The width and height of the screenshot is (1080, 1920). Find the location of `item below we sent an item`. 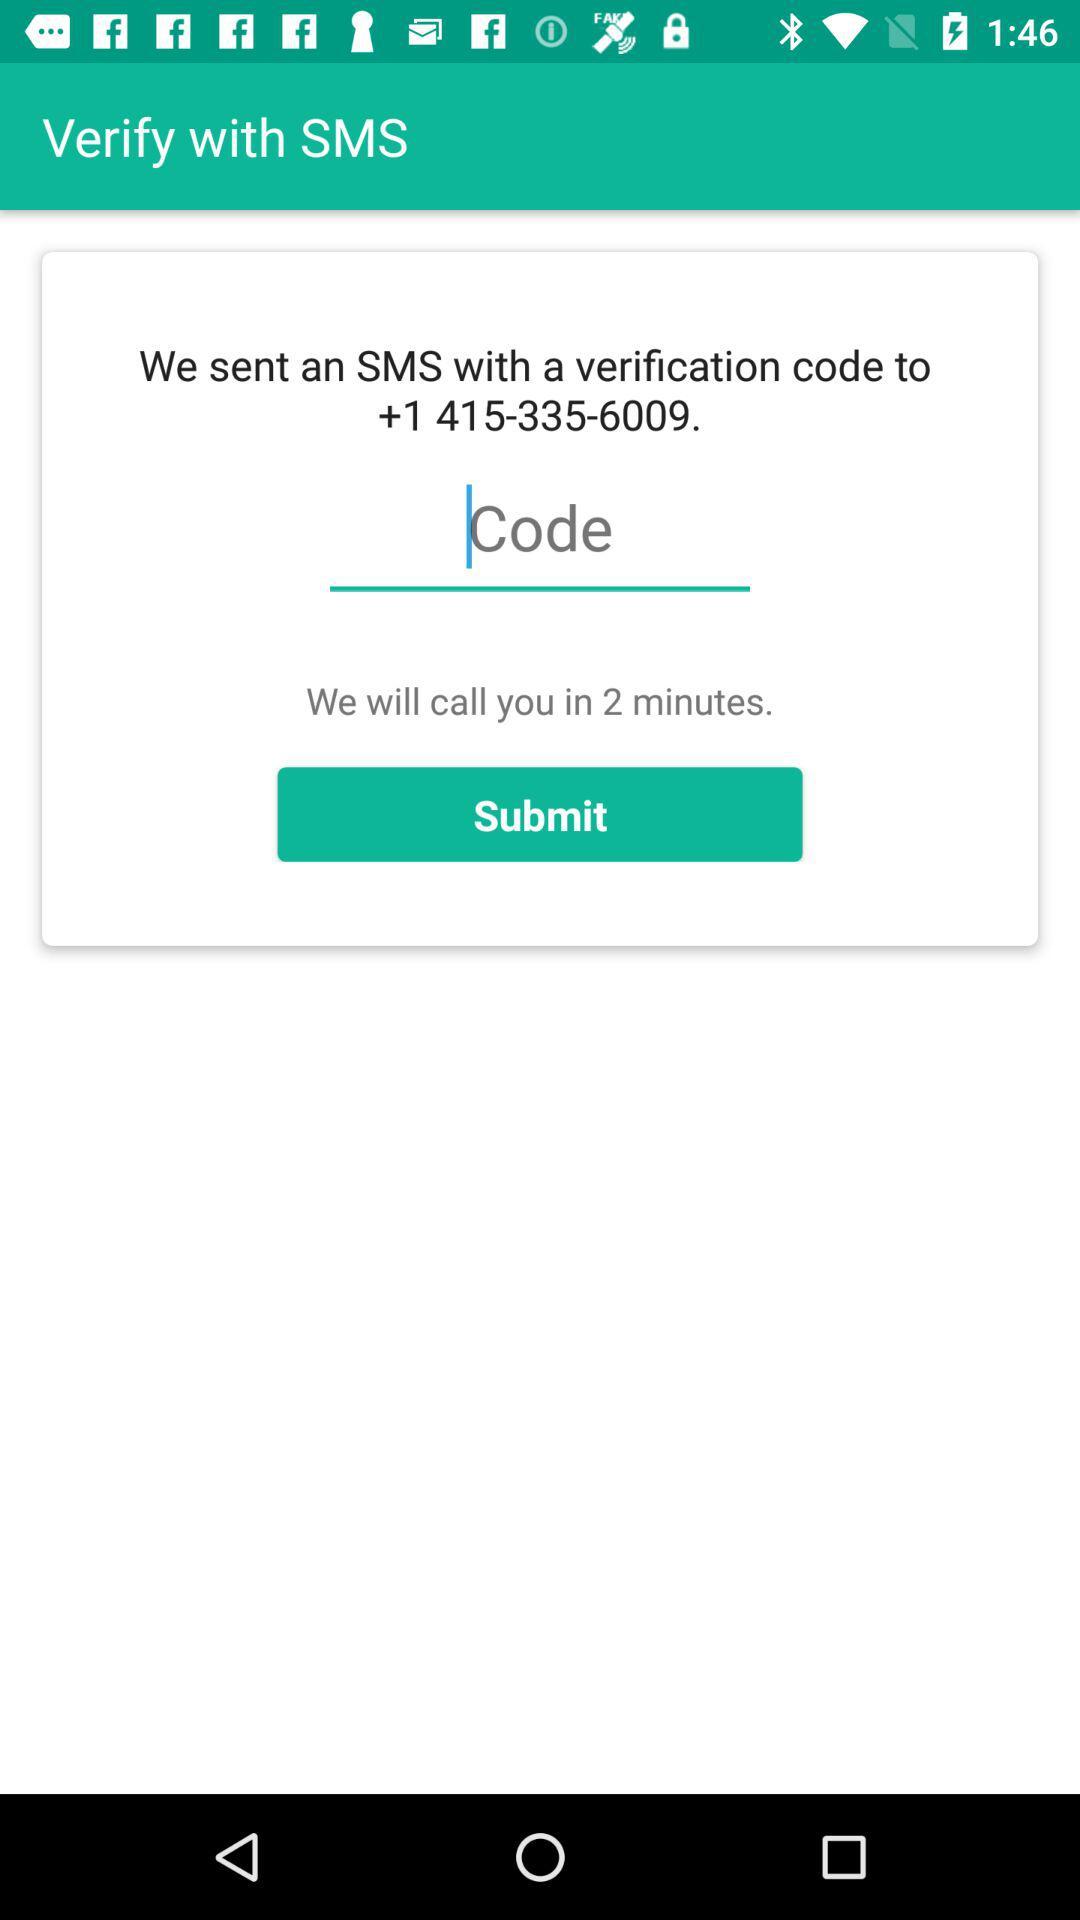

item below we sent an item is located at coordinates (540, 538).